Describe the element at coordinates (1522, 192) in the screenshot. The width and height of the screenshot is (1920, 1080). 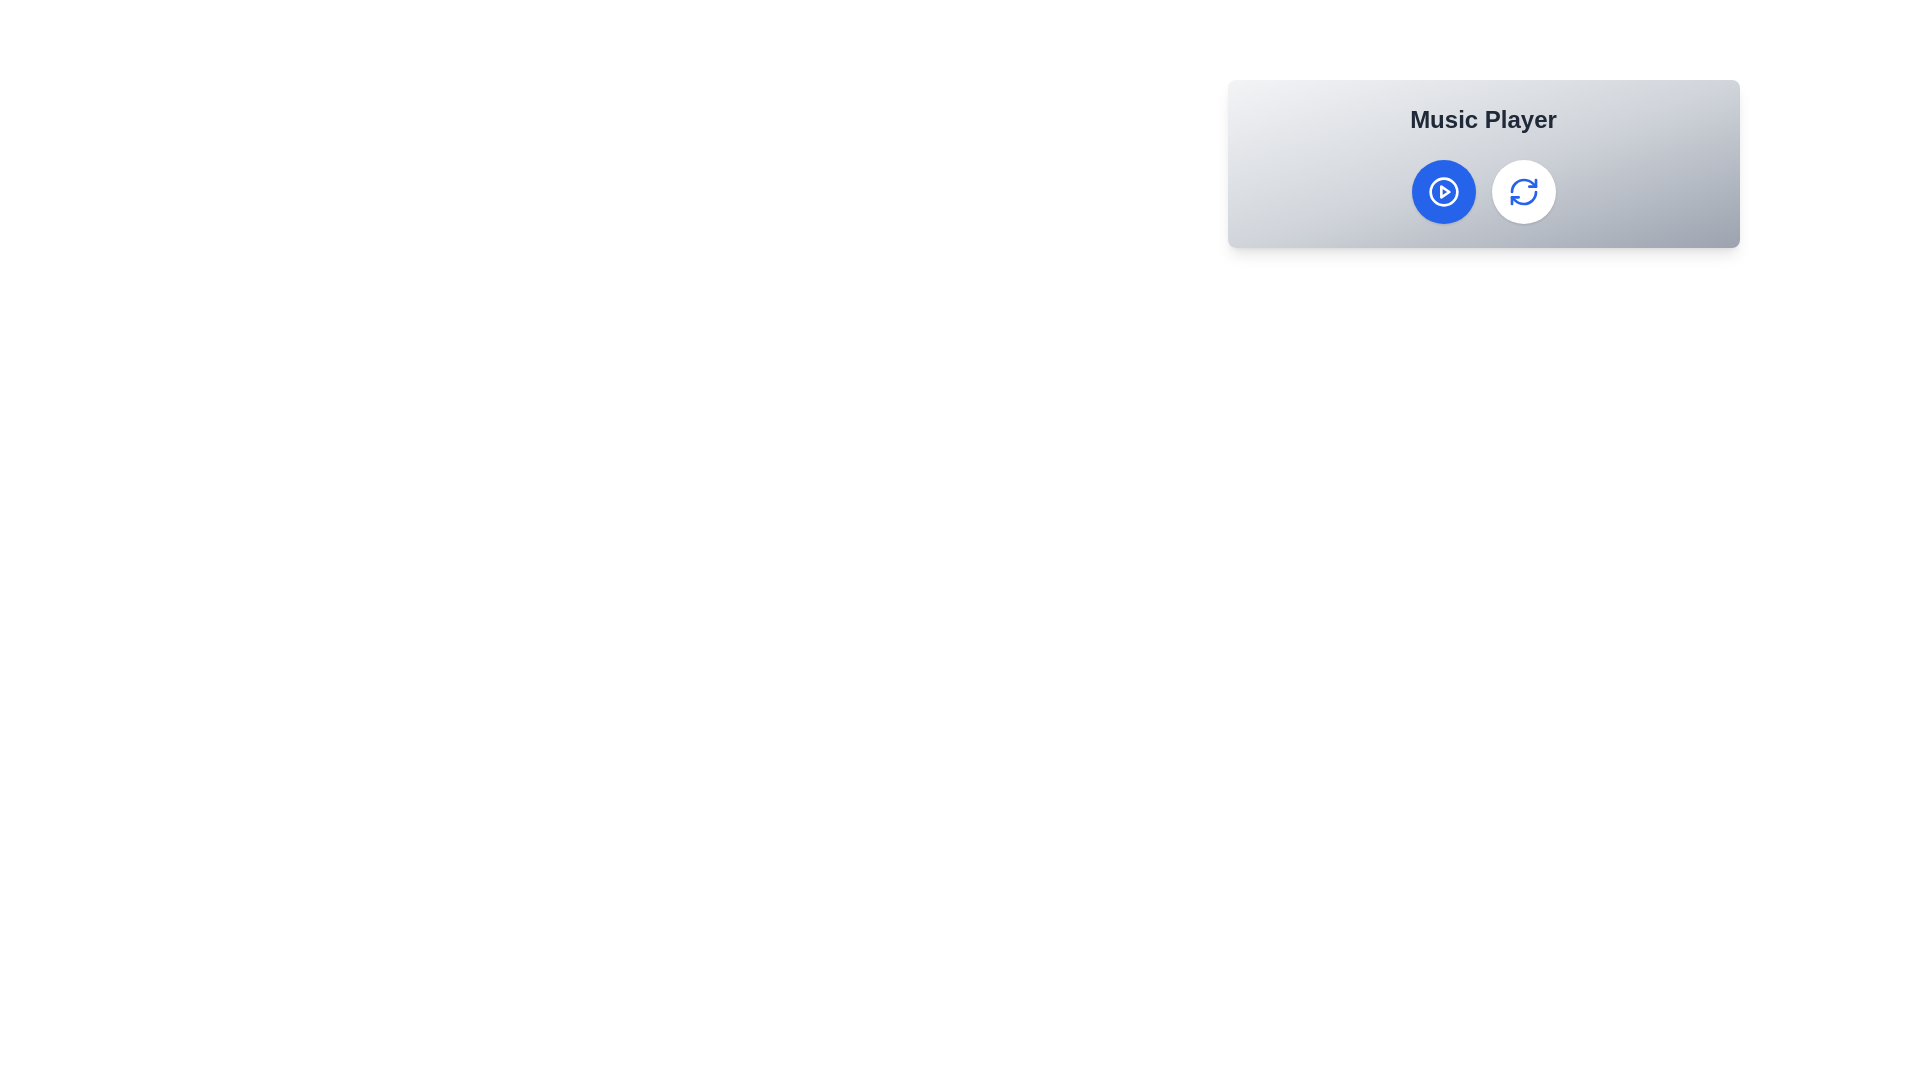
I see `the refresh button located at the rightmost position of the music player control area for keyboard navigation` at that location.